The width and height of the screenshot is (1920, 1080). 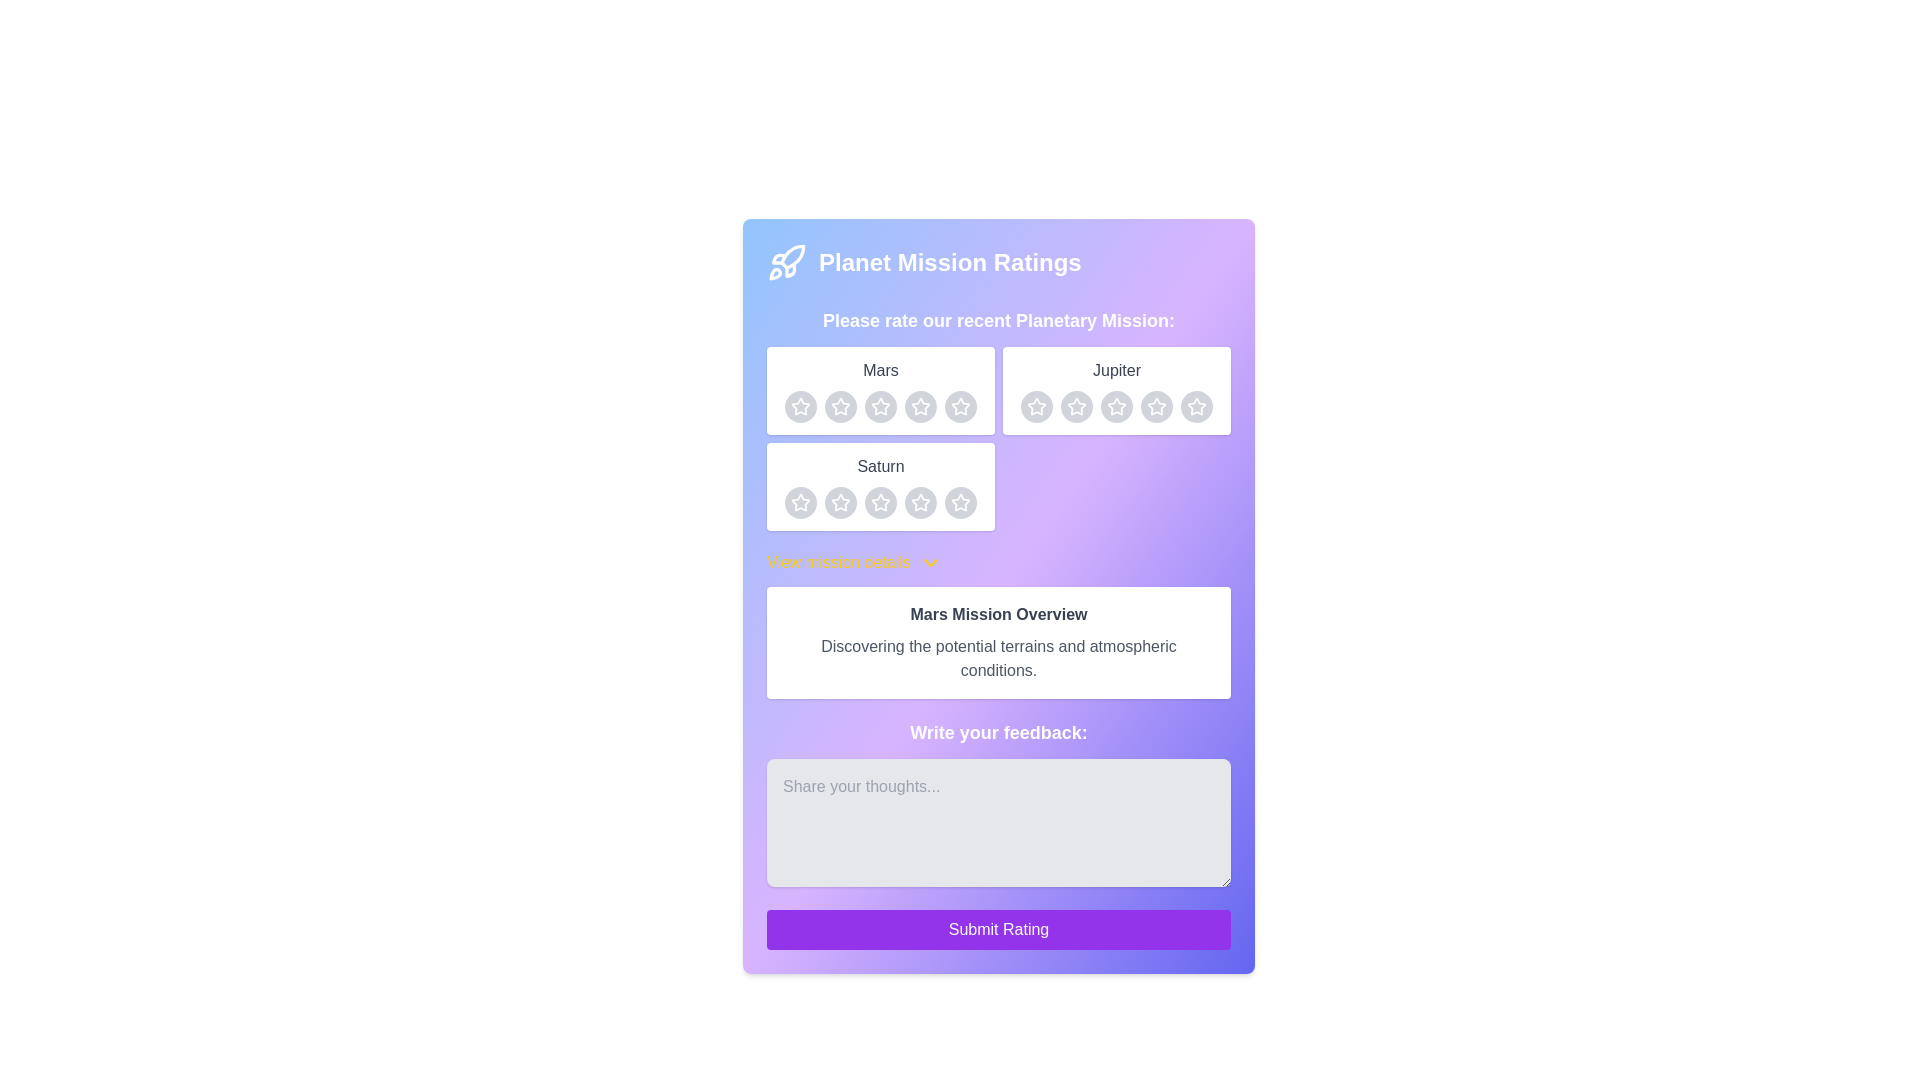 What do you see at coordinates (998, 833) in the screenshot?
I see `the input field or the 'Submit Rating' button in the feedback section located at the bottom of the 'Please rate our recent Planetary Mission:' section for visual feedback` at bounding box center [998, 833].